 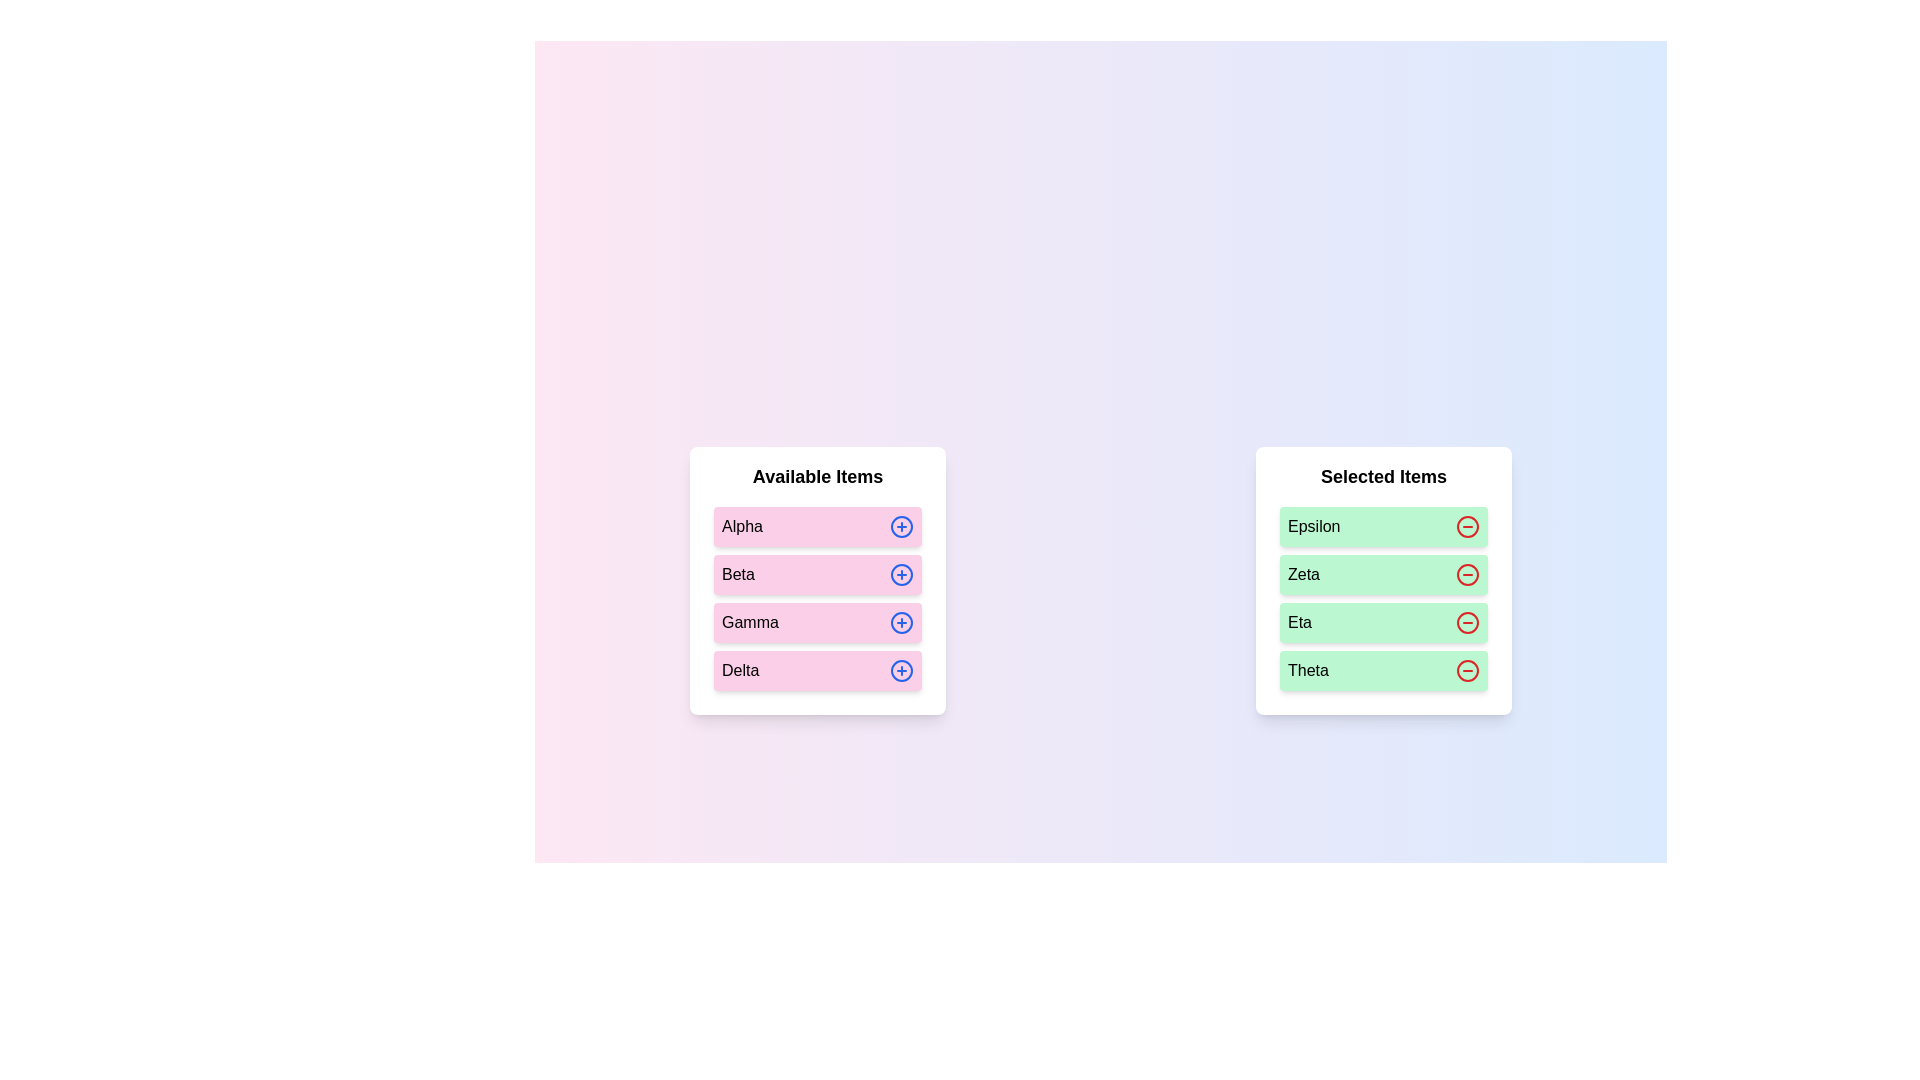 I want to click on the minus icon next to the item labeled Theta in the 'Selected Items' list to move it back to the 'Available Items' list, so click(x=1468, y=671).